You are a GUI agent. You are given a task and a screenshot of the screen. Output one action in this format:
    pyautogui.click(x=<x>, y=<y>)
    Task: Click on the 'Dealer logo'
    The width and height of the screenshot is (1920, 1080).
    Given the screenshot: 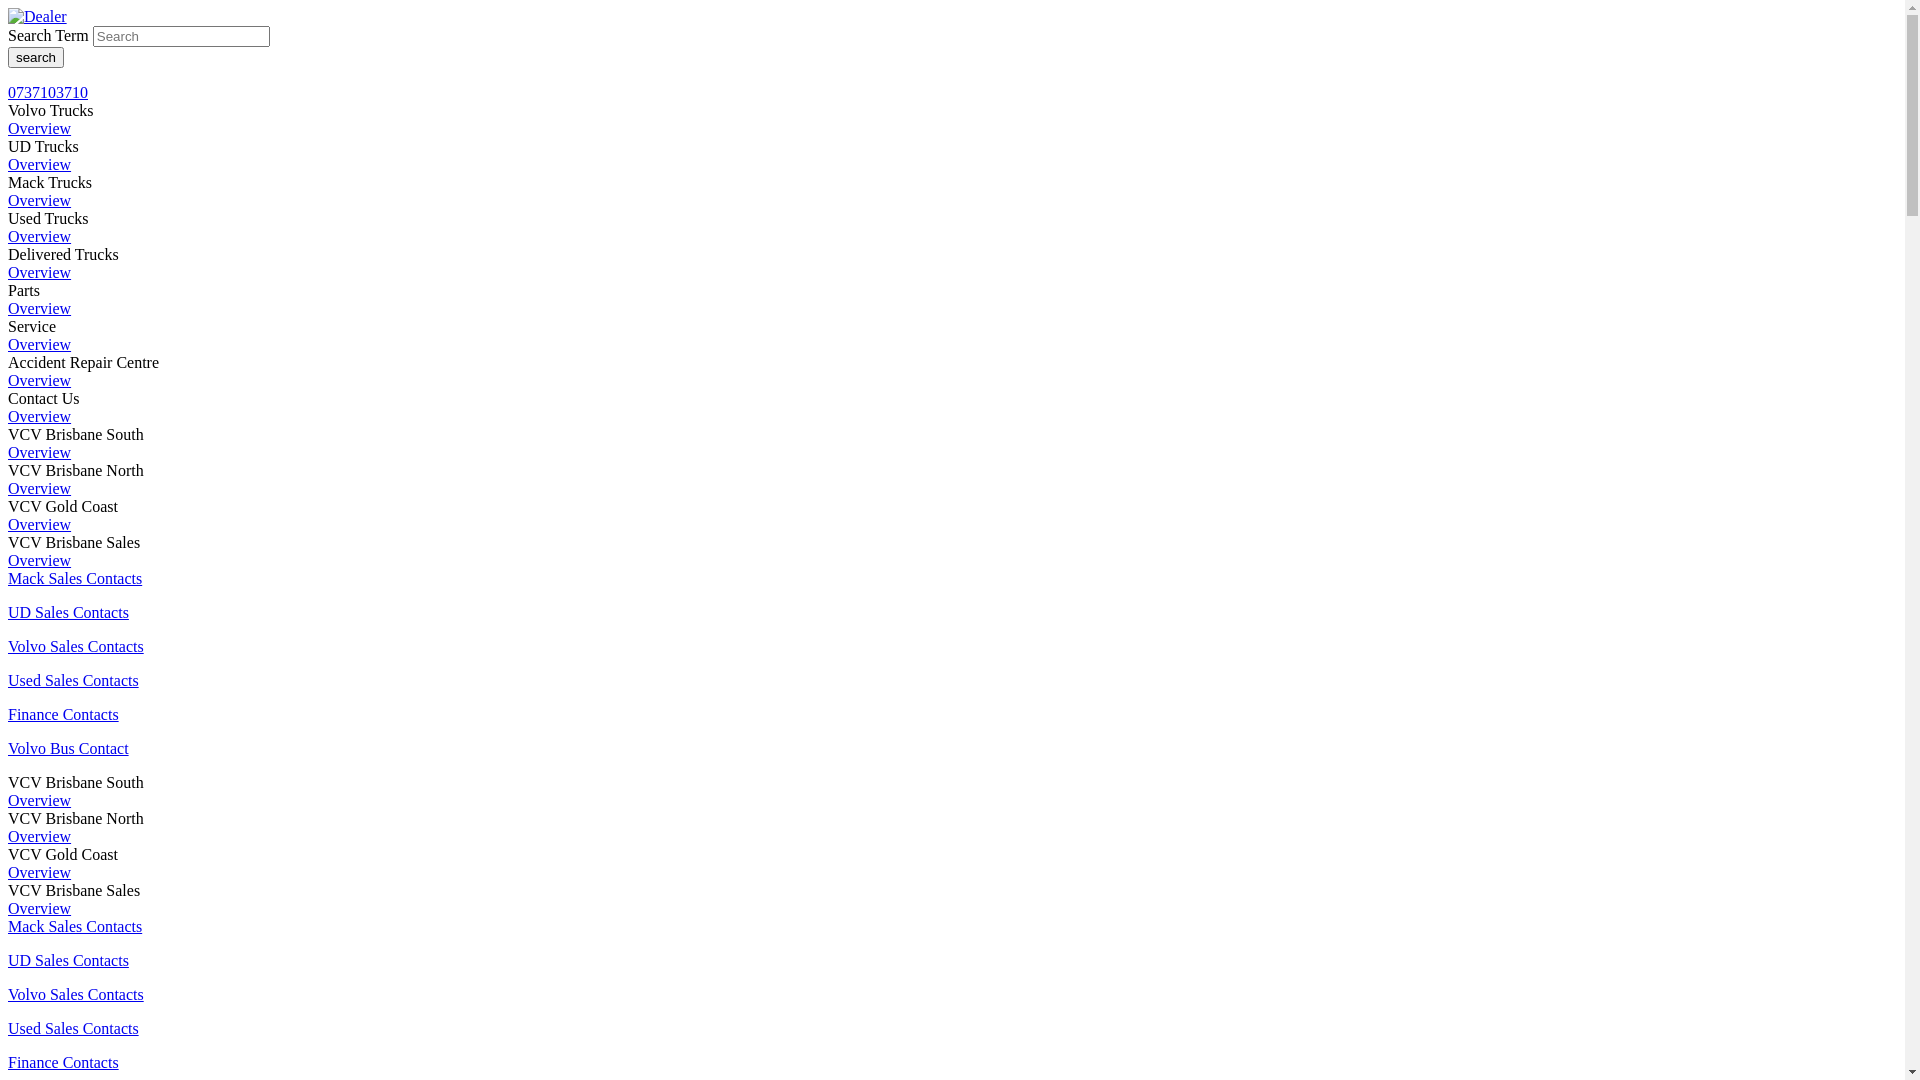 What is the action you would take?
    pyautogui.click(x=8, y=16)
    